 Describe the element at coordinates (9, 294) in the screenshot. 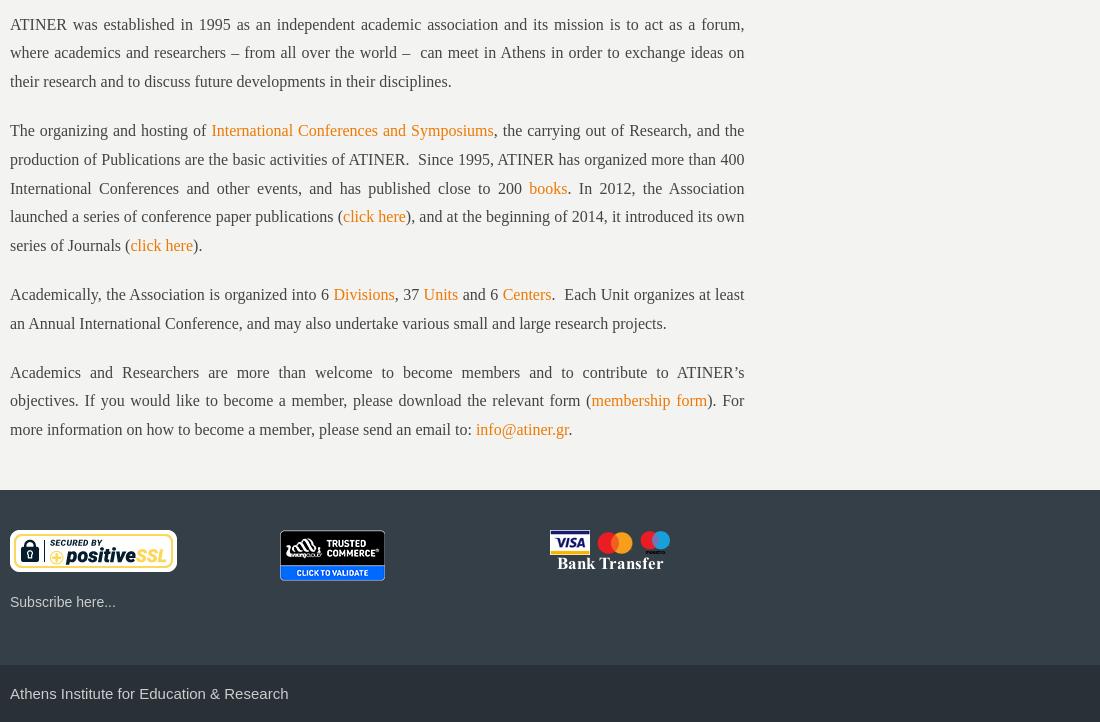

I see `'Academically, the Association is organized into 6'` at that location.